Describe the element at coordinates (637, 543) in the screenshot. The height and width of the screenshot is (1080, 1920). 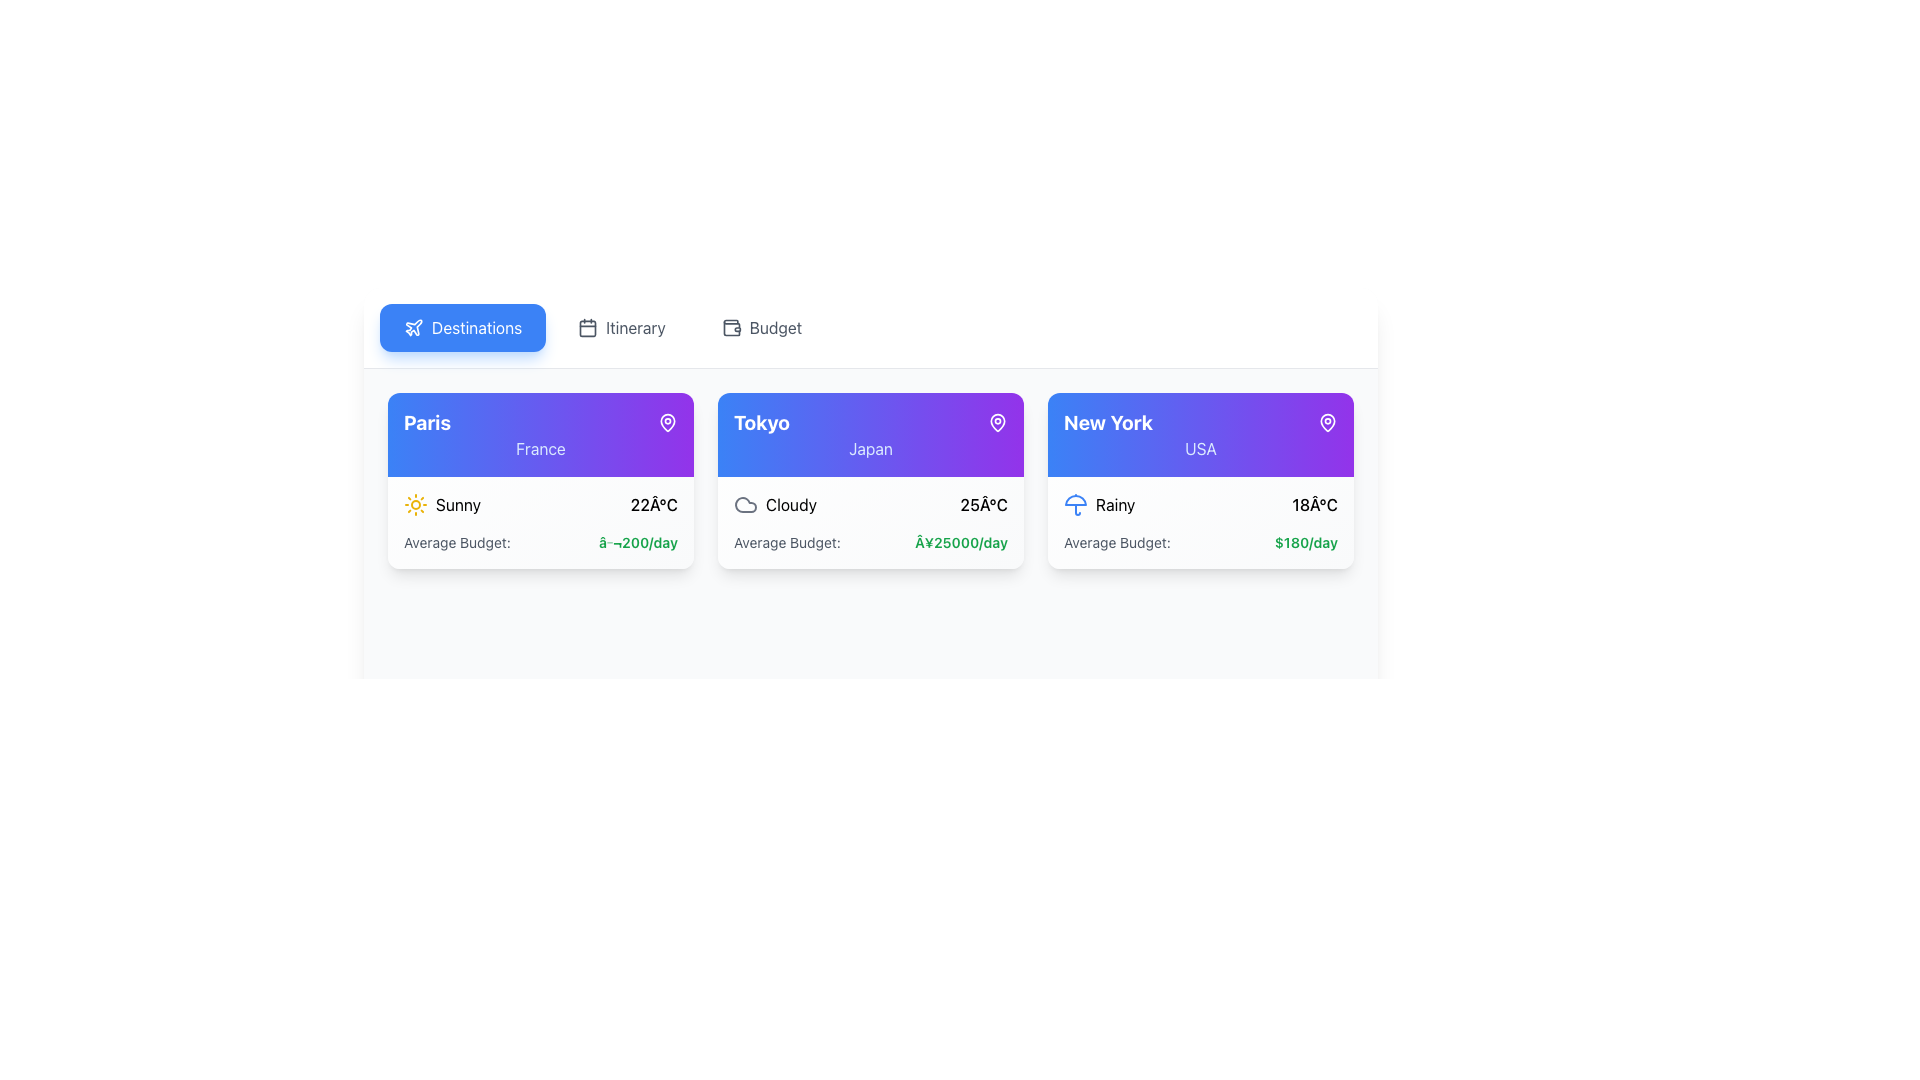
I see `displayed average daily budget text for Paris, located below the 'Average Budget:' label in the lower-right section of the Paris weather card` at that location.